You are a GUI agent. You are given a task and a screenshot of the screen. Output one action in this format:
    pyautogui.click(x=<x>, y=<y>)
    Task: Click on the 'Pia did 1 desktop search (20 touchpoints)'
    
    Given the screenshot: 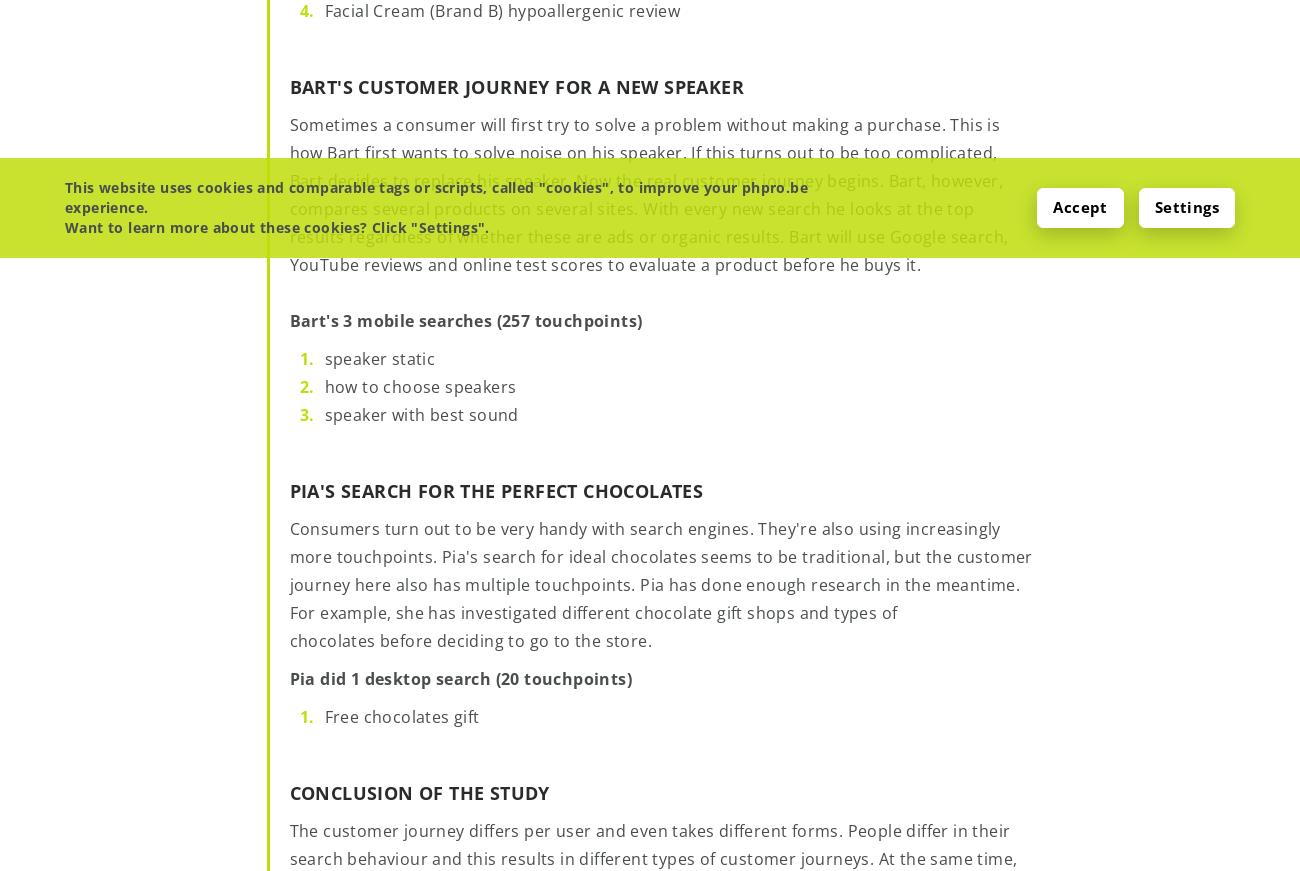 What is the action you would take?
    pyautogui.click(x=459, y=676)
    